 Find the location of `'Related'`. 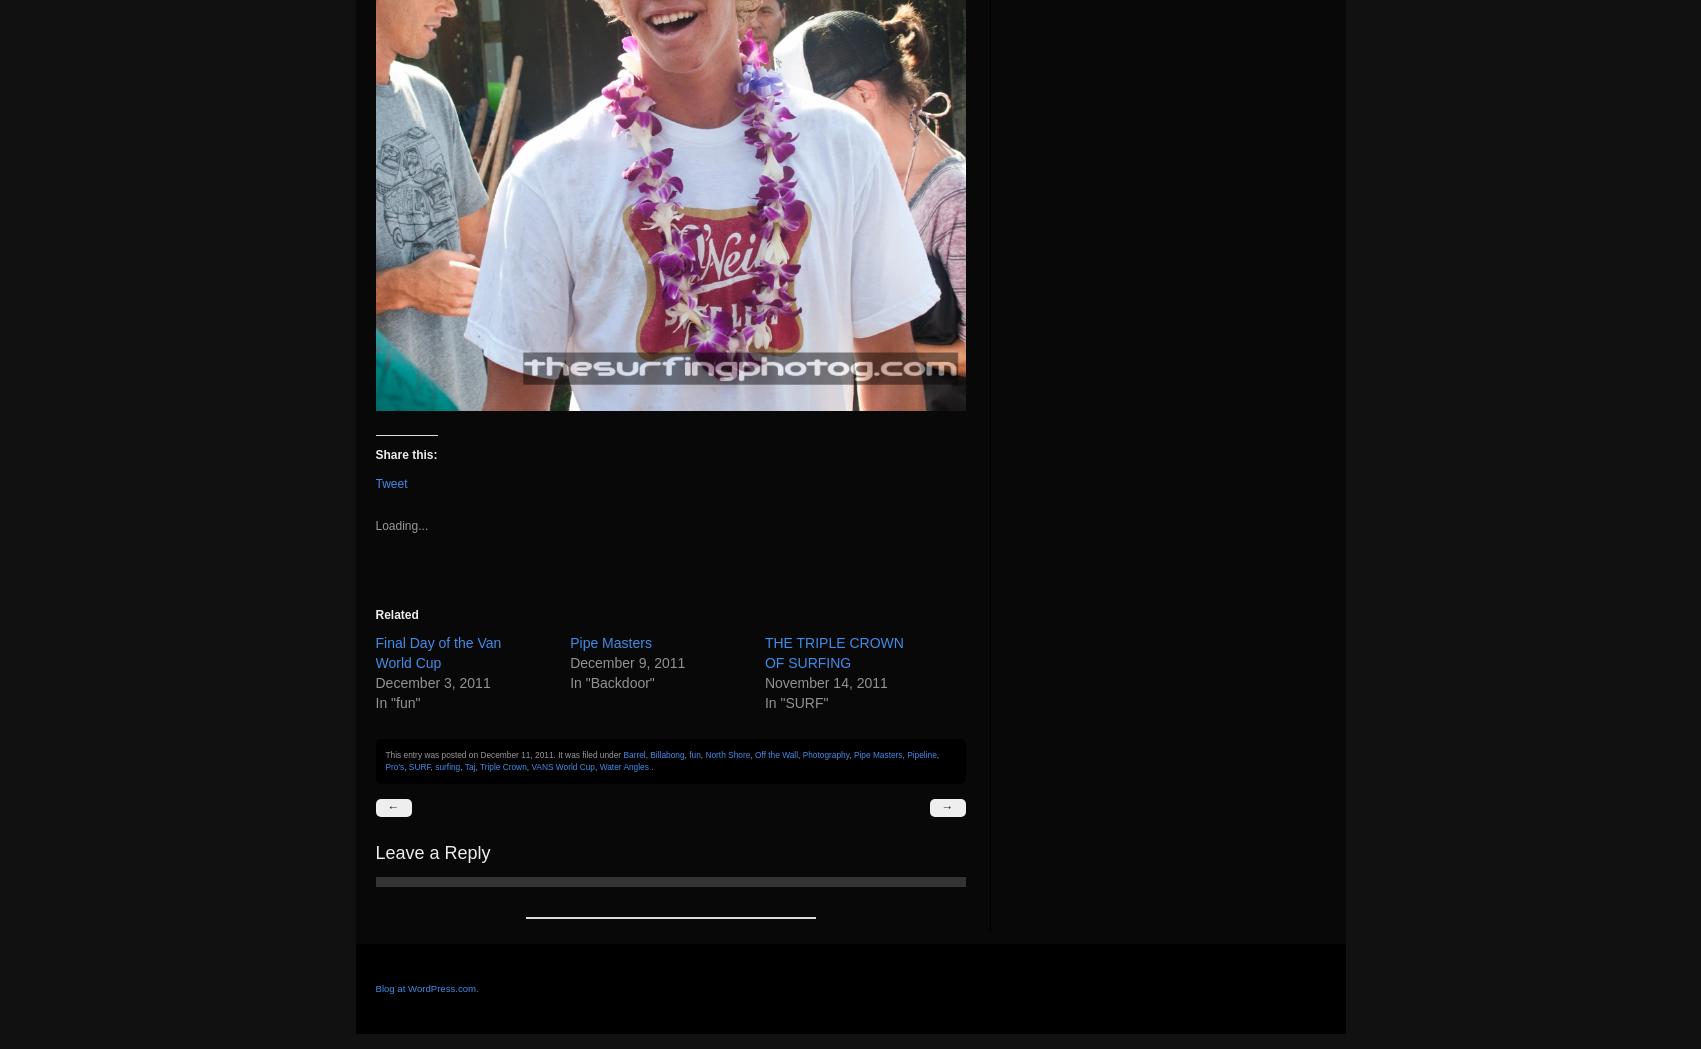

'Related' is located at coordinates (395, 613).